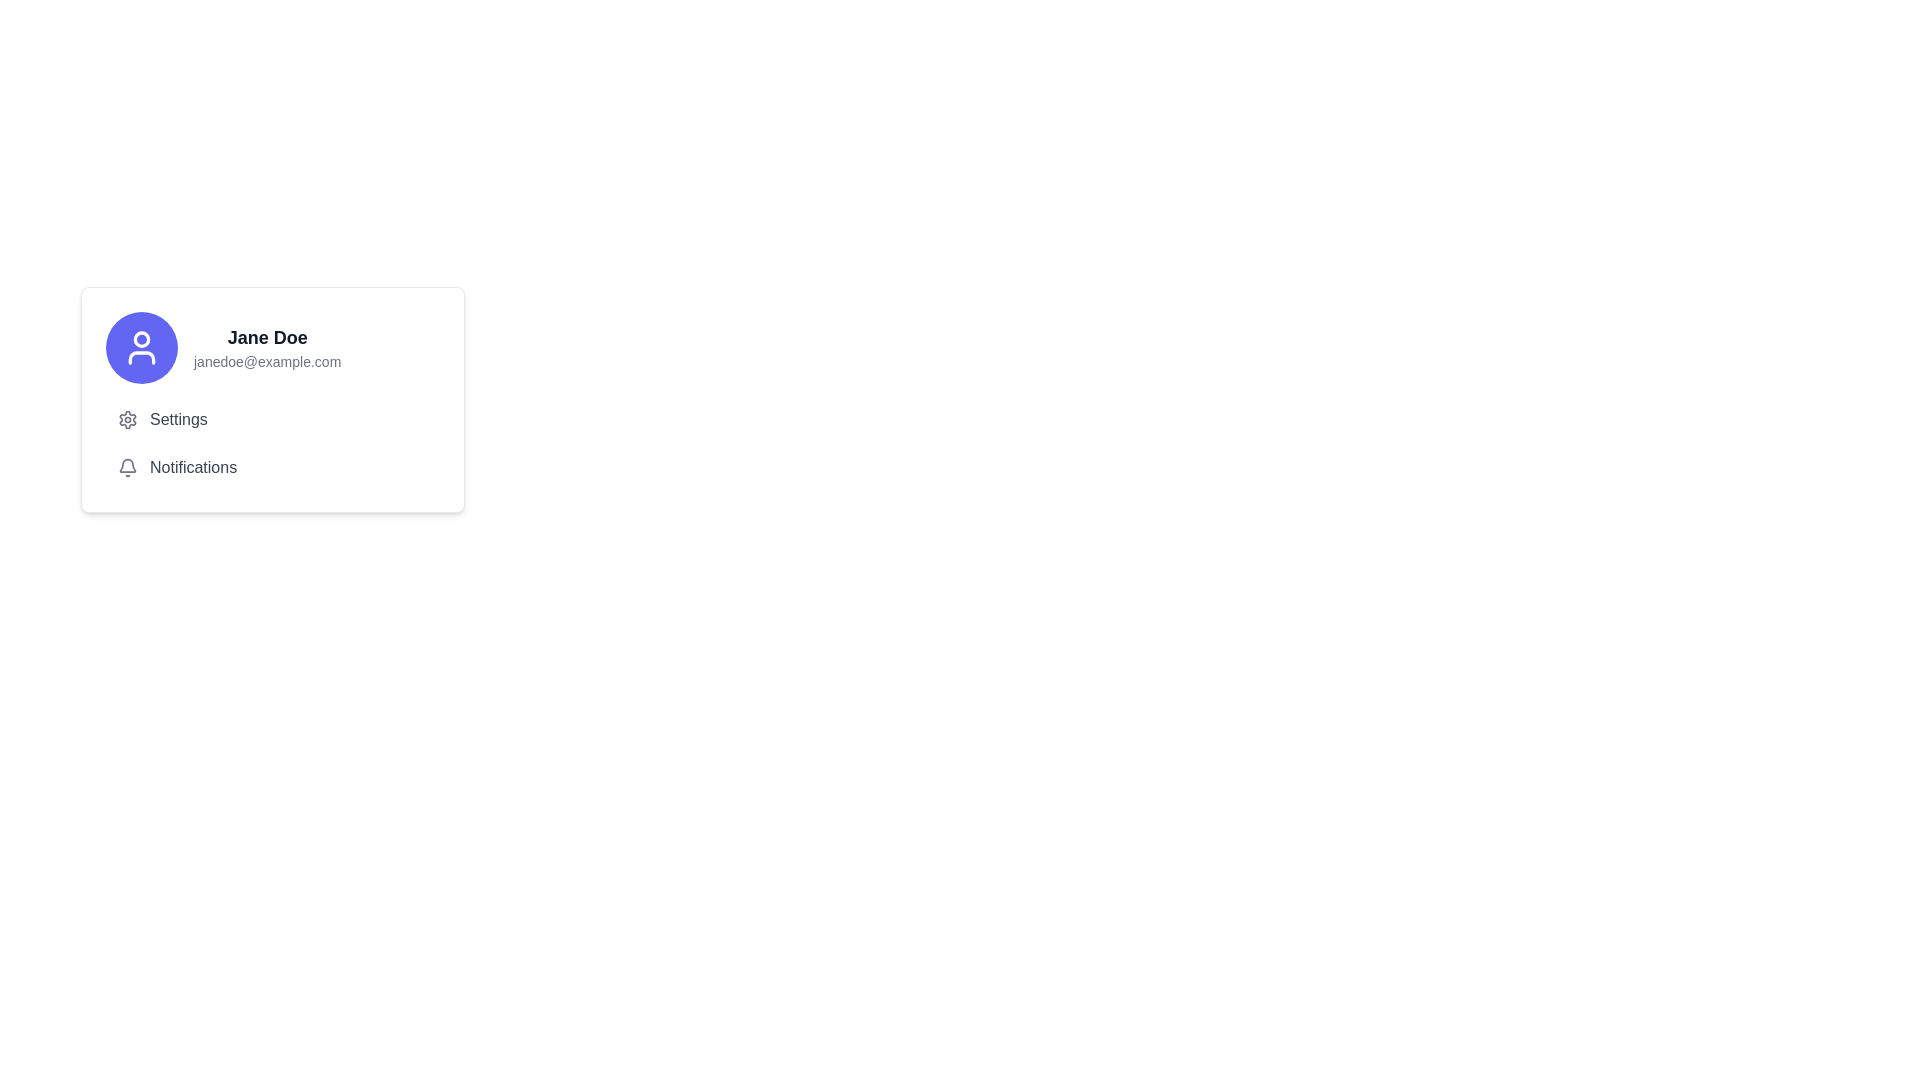 The image size is (1920, 1080). Describe the element at coordinates (266, 362) in the screenshot. I see `the text display element showing the email address 'janedoe@example.com', which is located beneath the name 'Jane Doe' within the profile card` at that location.